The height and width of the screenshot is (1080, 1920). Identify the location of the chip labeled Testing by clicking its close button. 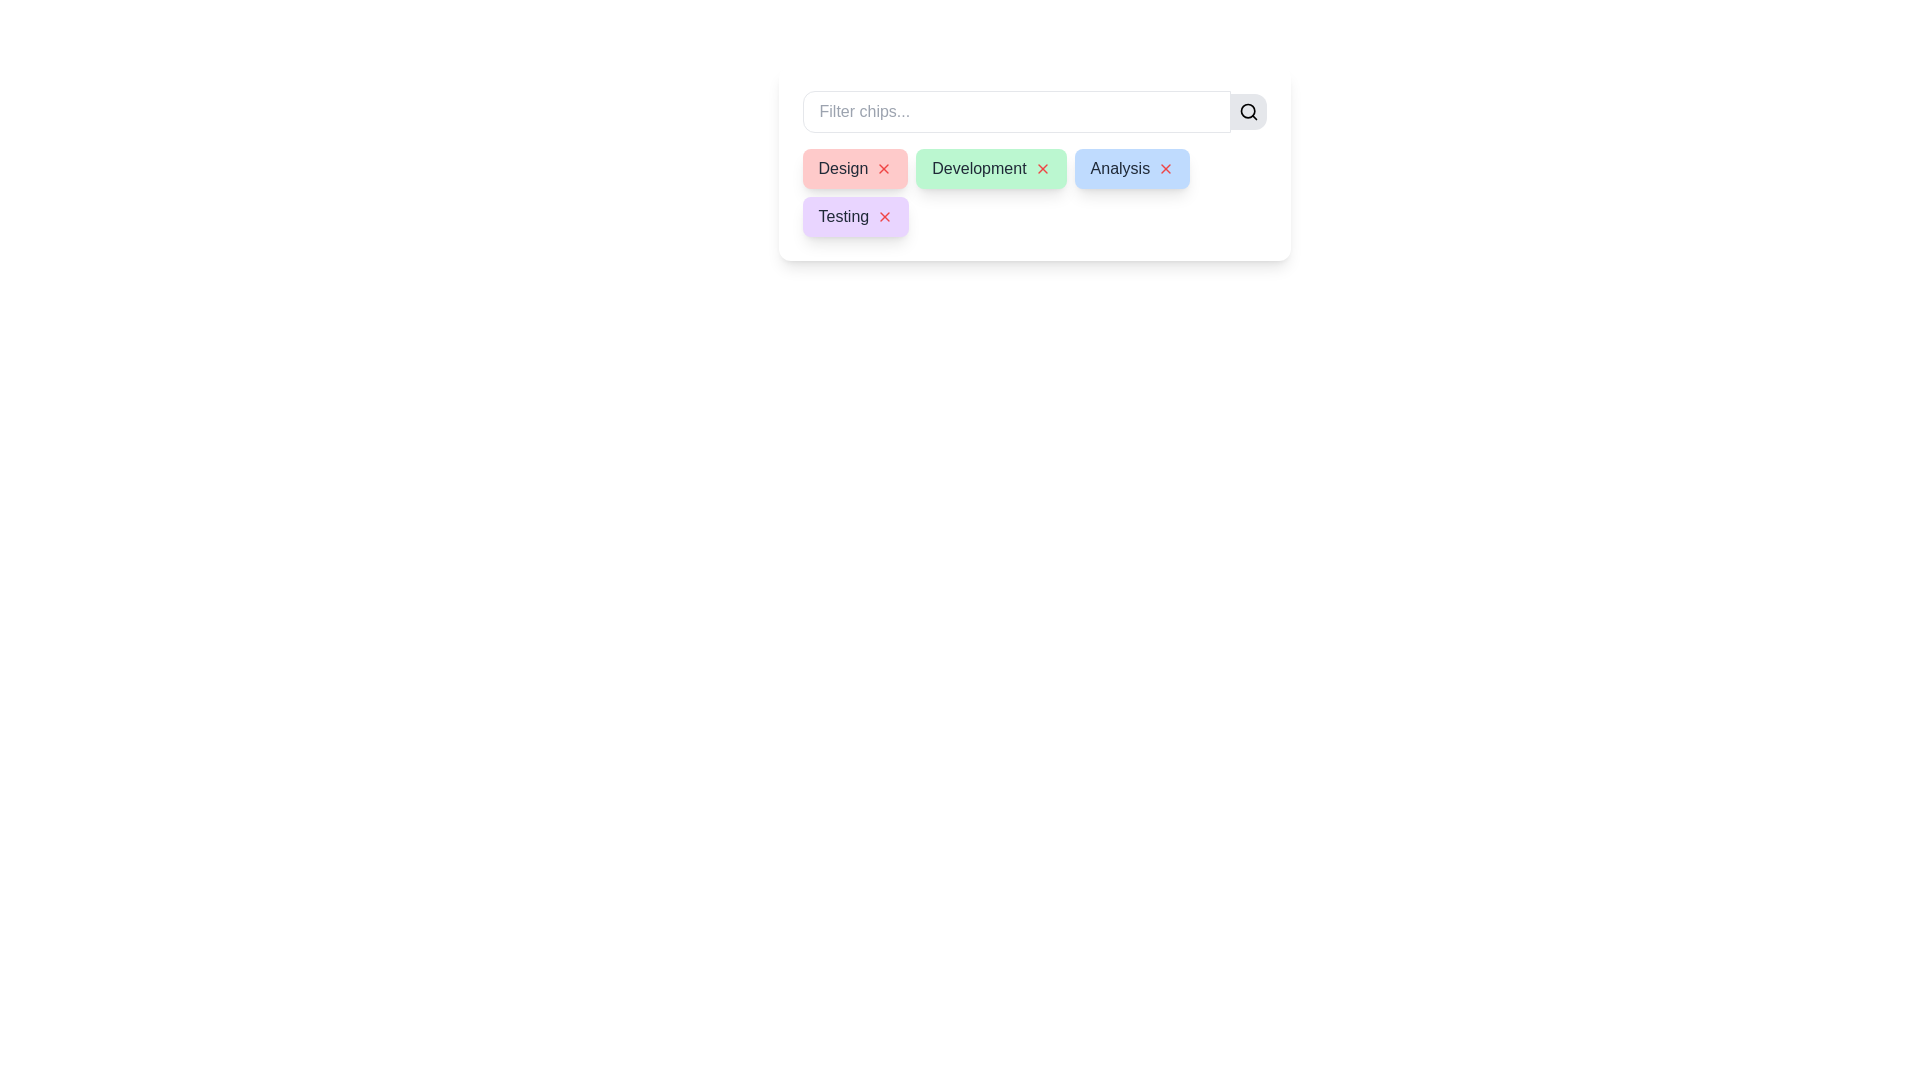
(884, 216).